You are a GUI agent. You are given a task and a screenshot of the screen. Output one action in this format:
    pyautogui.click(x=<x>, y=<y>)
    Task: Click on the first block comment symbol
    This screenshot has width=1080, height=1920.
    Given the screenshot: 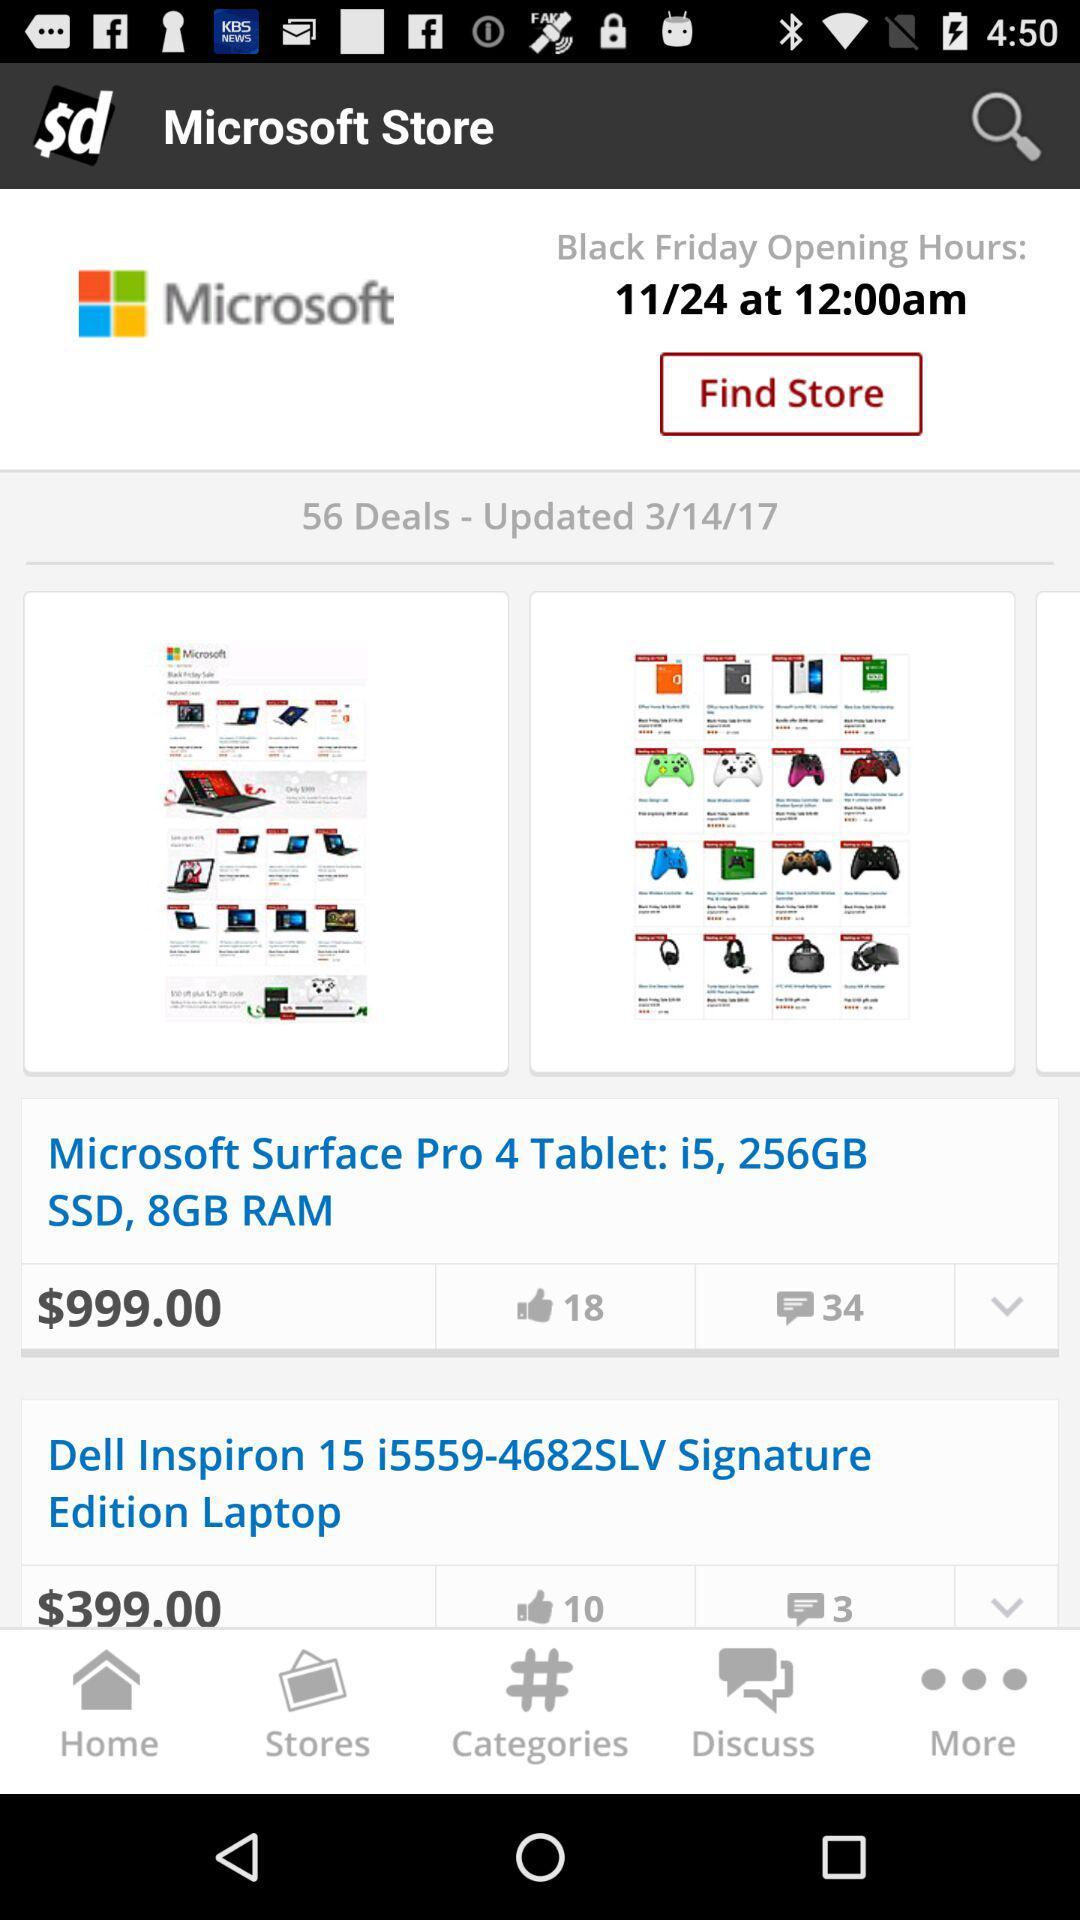 What is the action you would take?
    pyautogui.click(x=794, y=1305)
    